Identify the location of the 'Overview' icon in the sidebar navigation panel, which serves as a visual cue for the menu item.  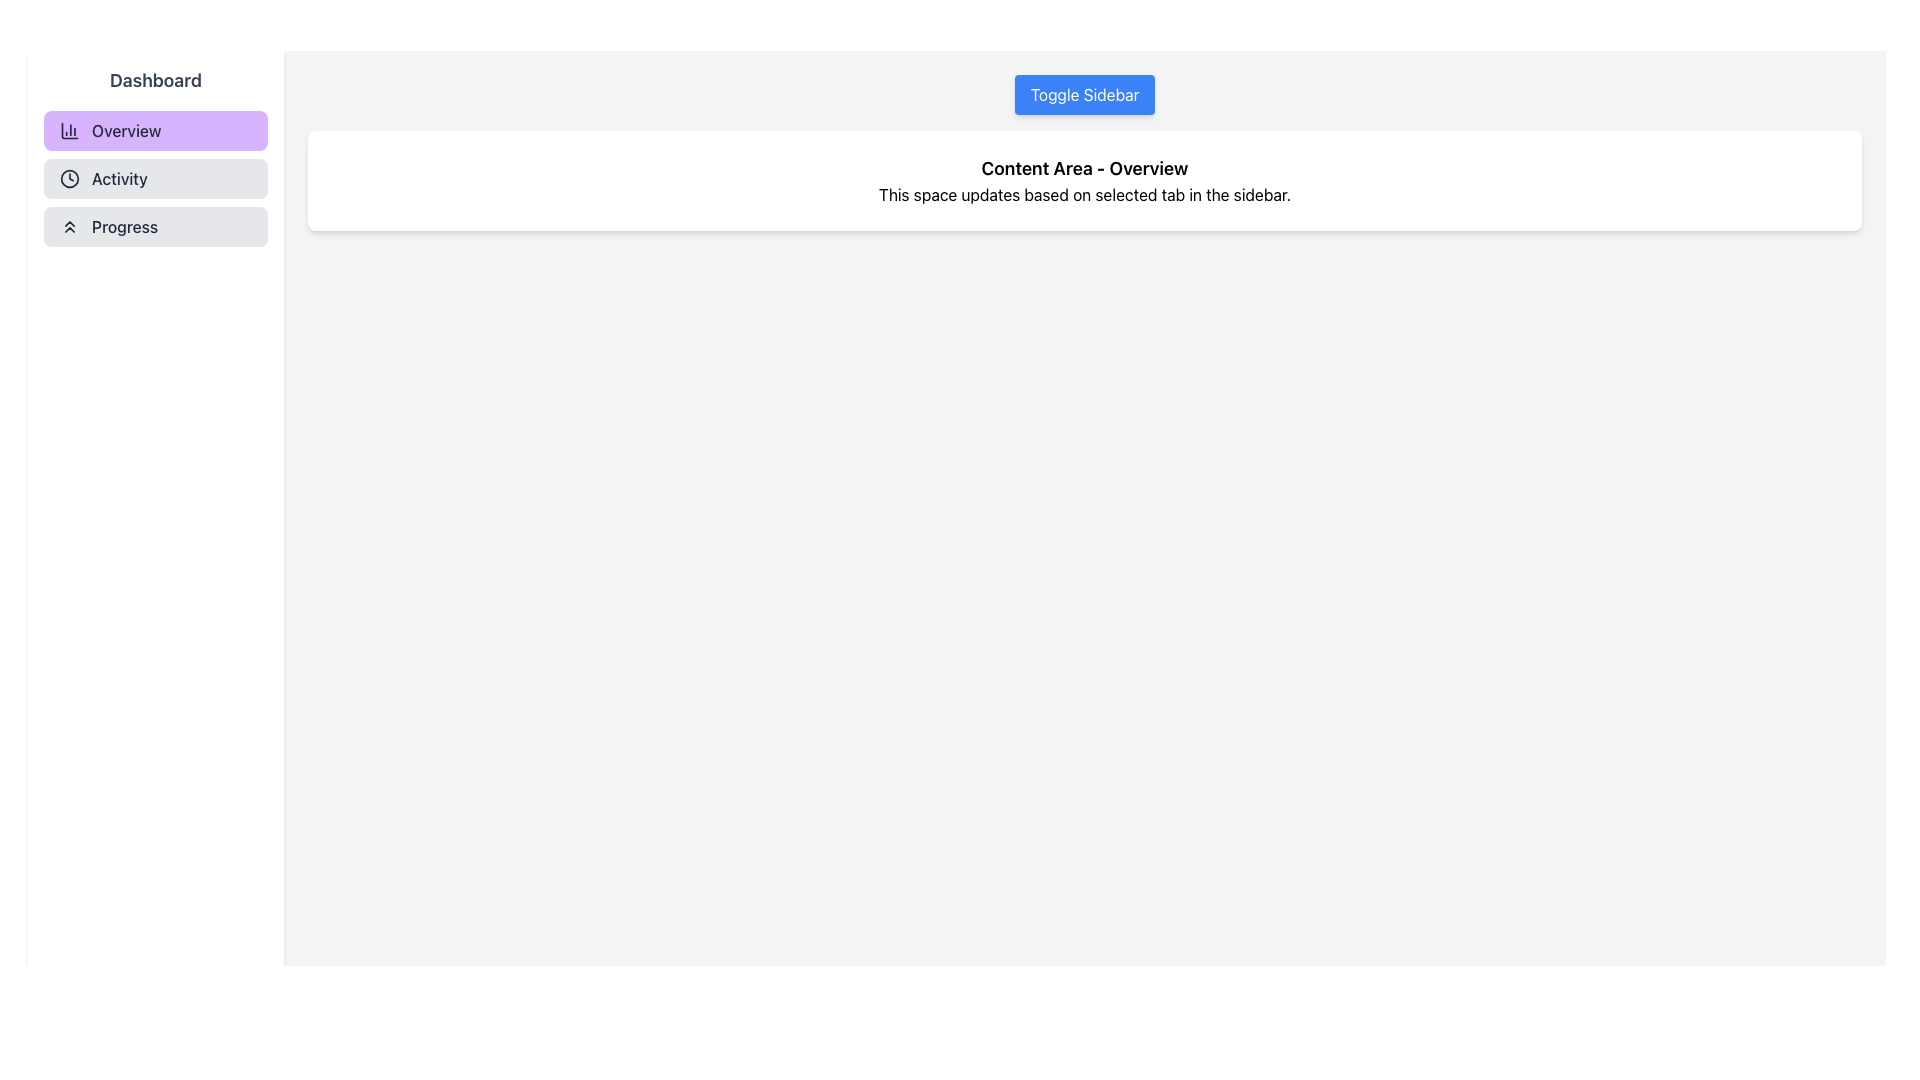
(70, 131).